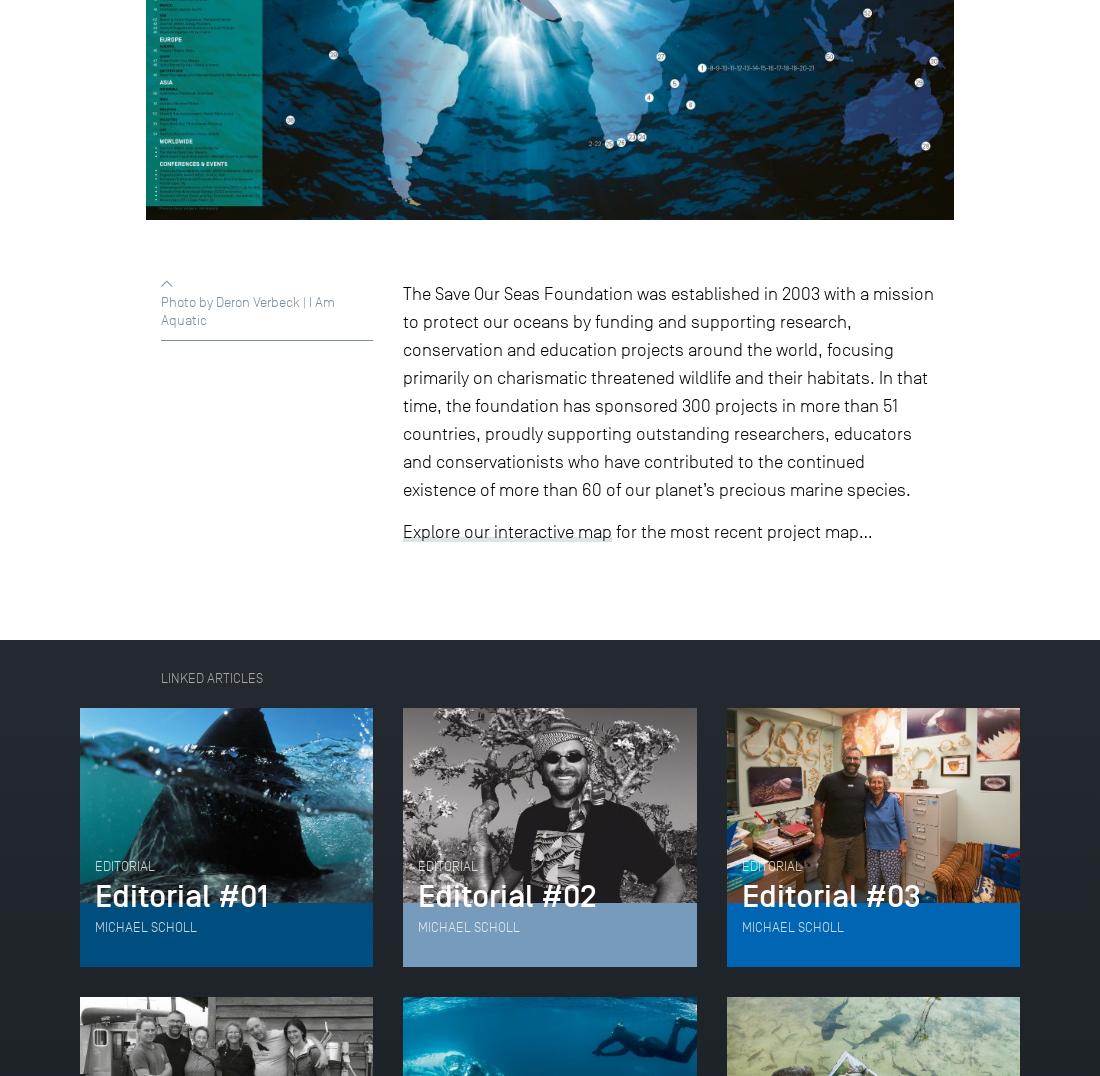 The height and width of the screenshot is (1076, 1100). I want to click on 'for the most recent project map…', so click(741, 531).